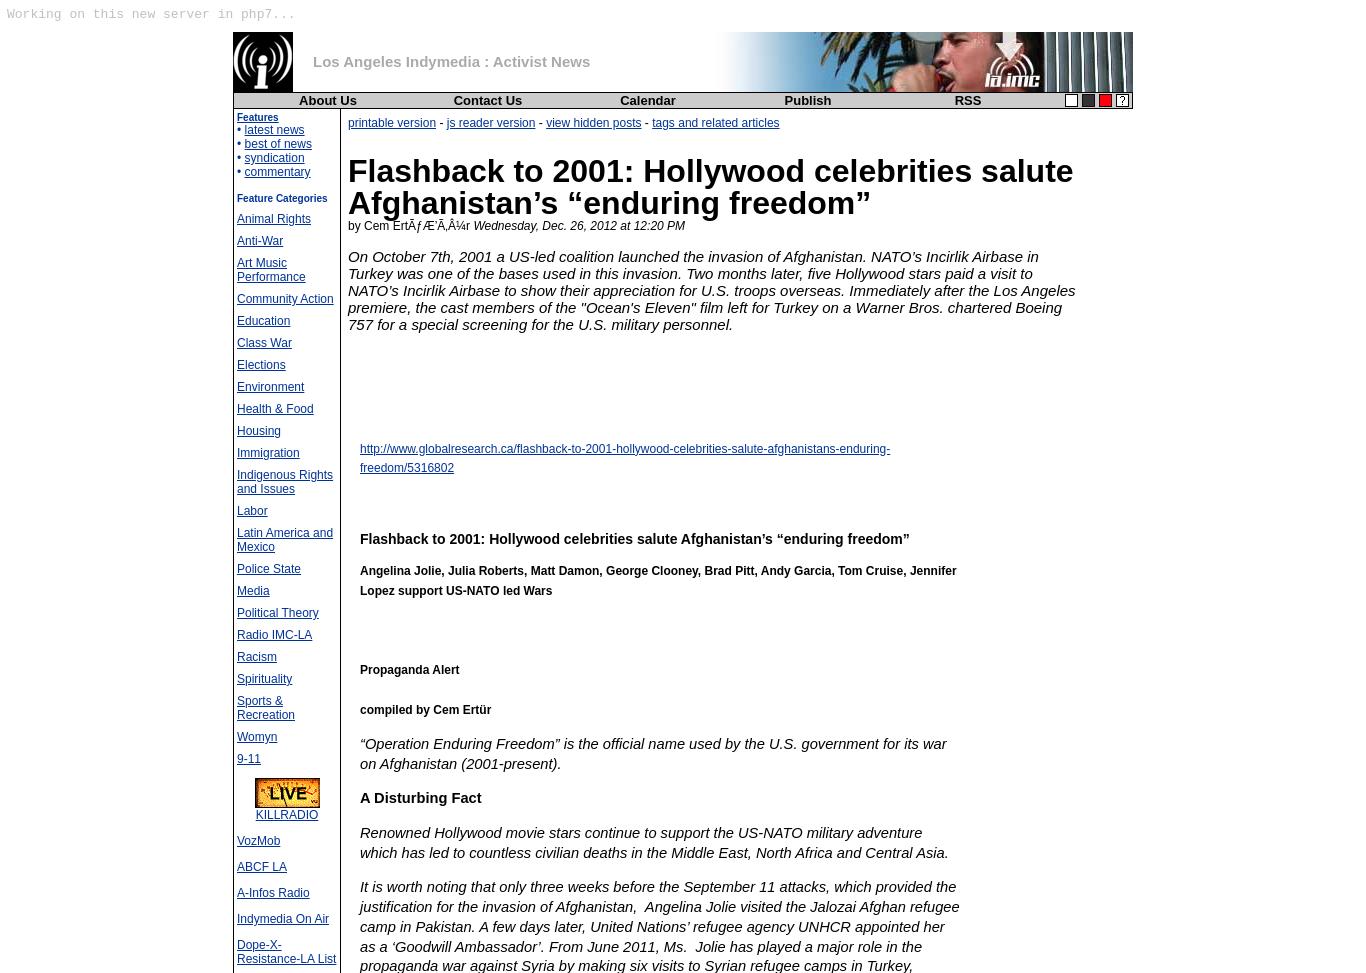 The image size is (1366, 973). I want to click on 'Environment', so click(270, 385).